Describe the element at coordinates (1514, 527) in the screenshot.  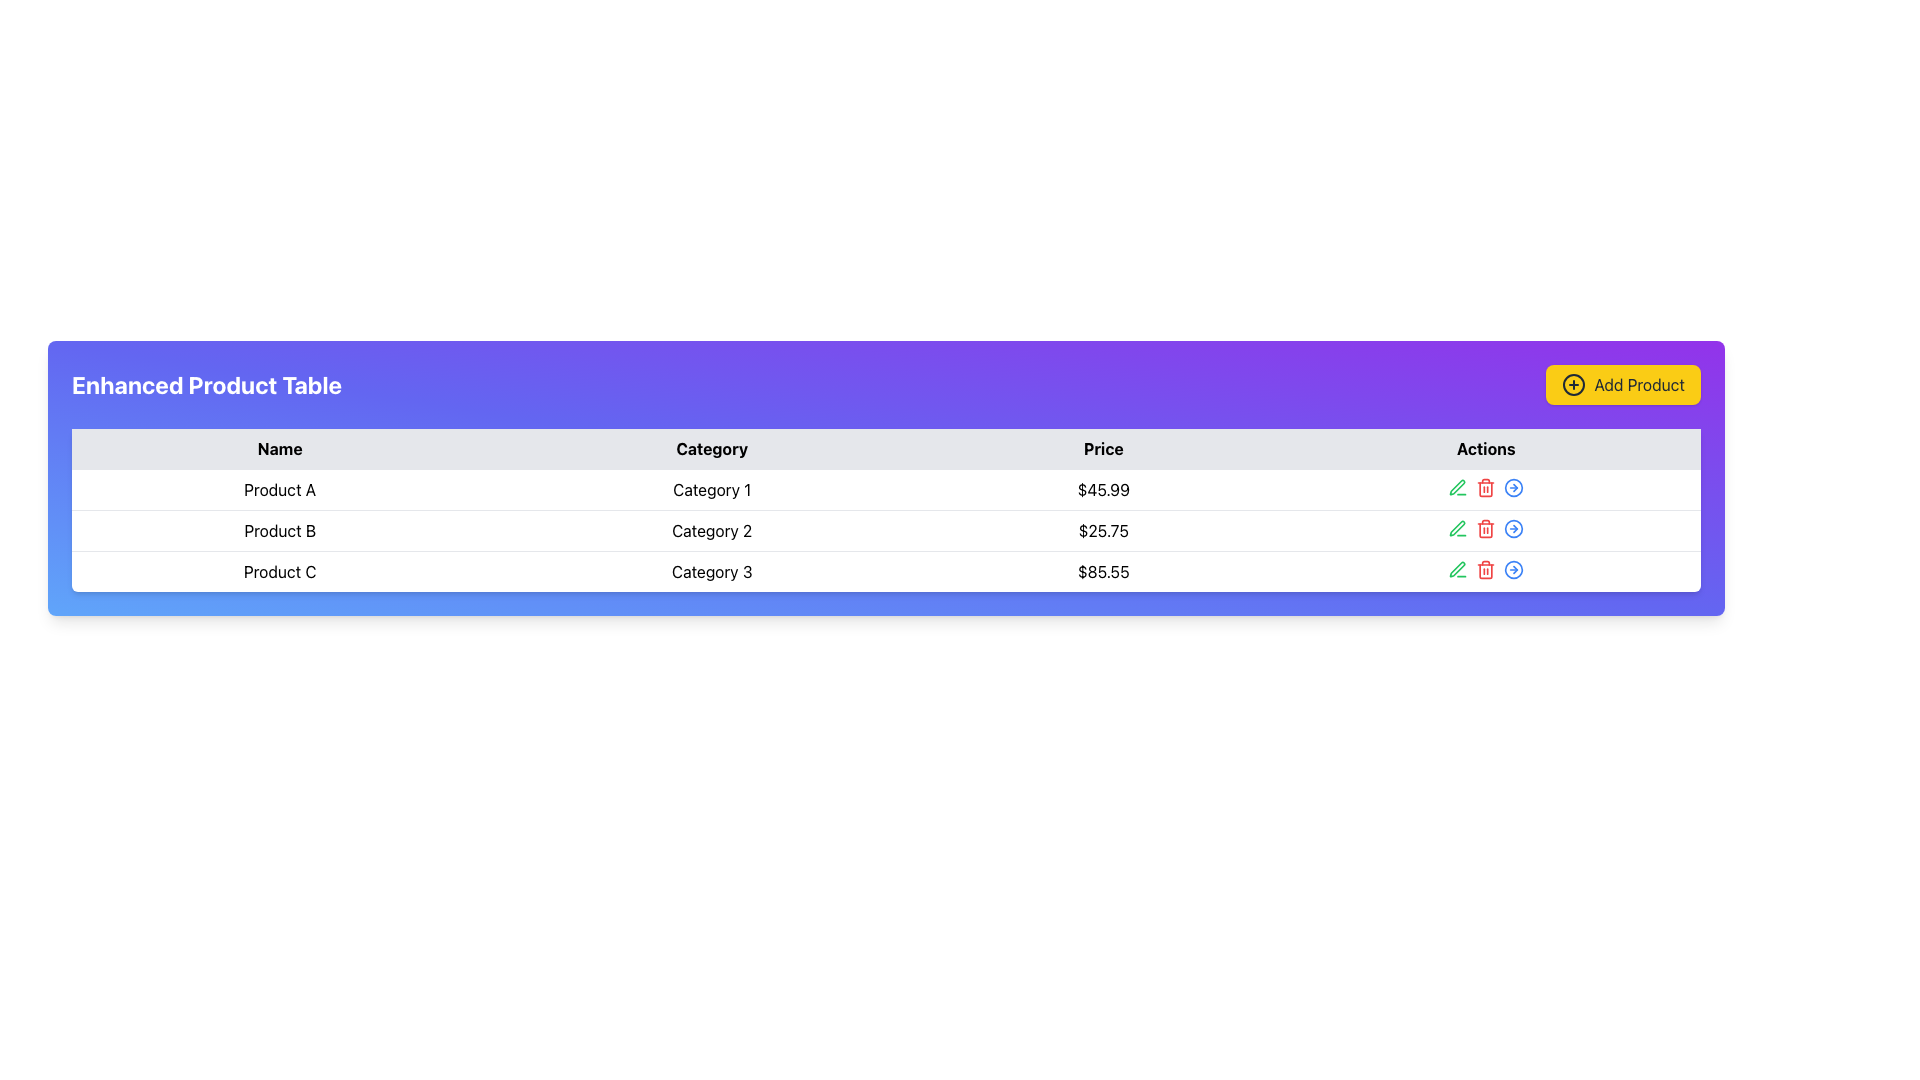
I see `the circular blue icon with a right-pointing arrow located in the 'Actions' column of the third row in the table` at that location.